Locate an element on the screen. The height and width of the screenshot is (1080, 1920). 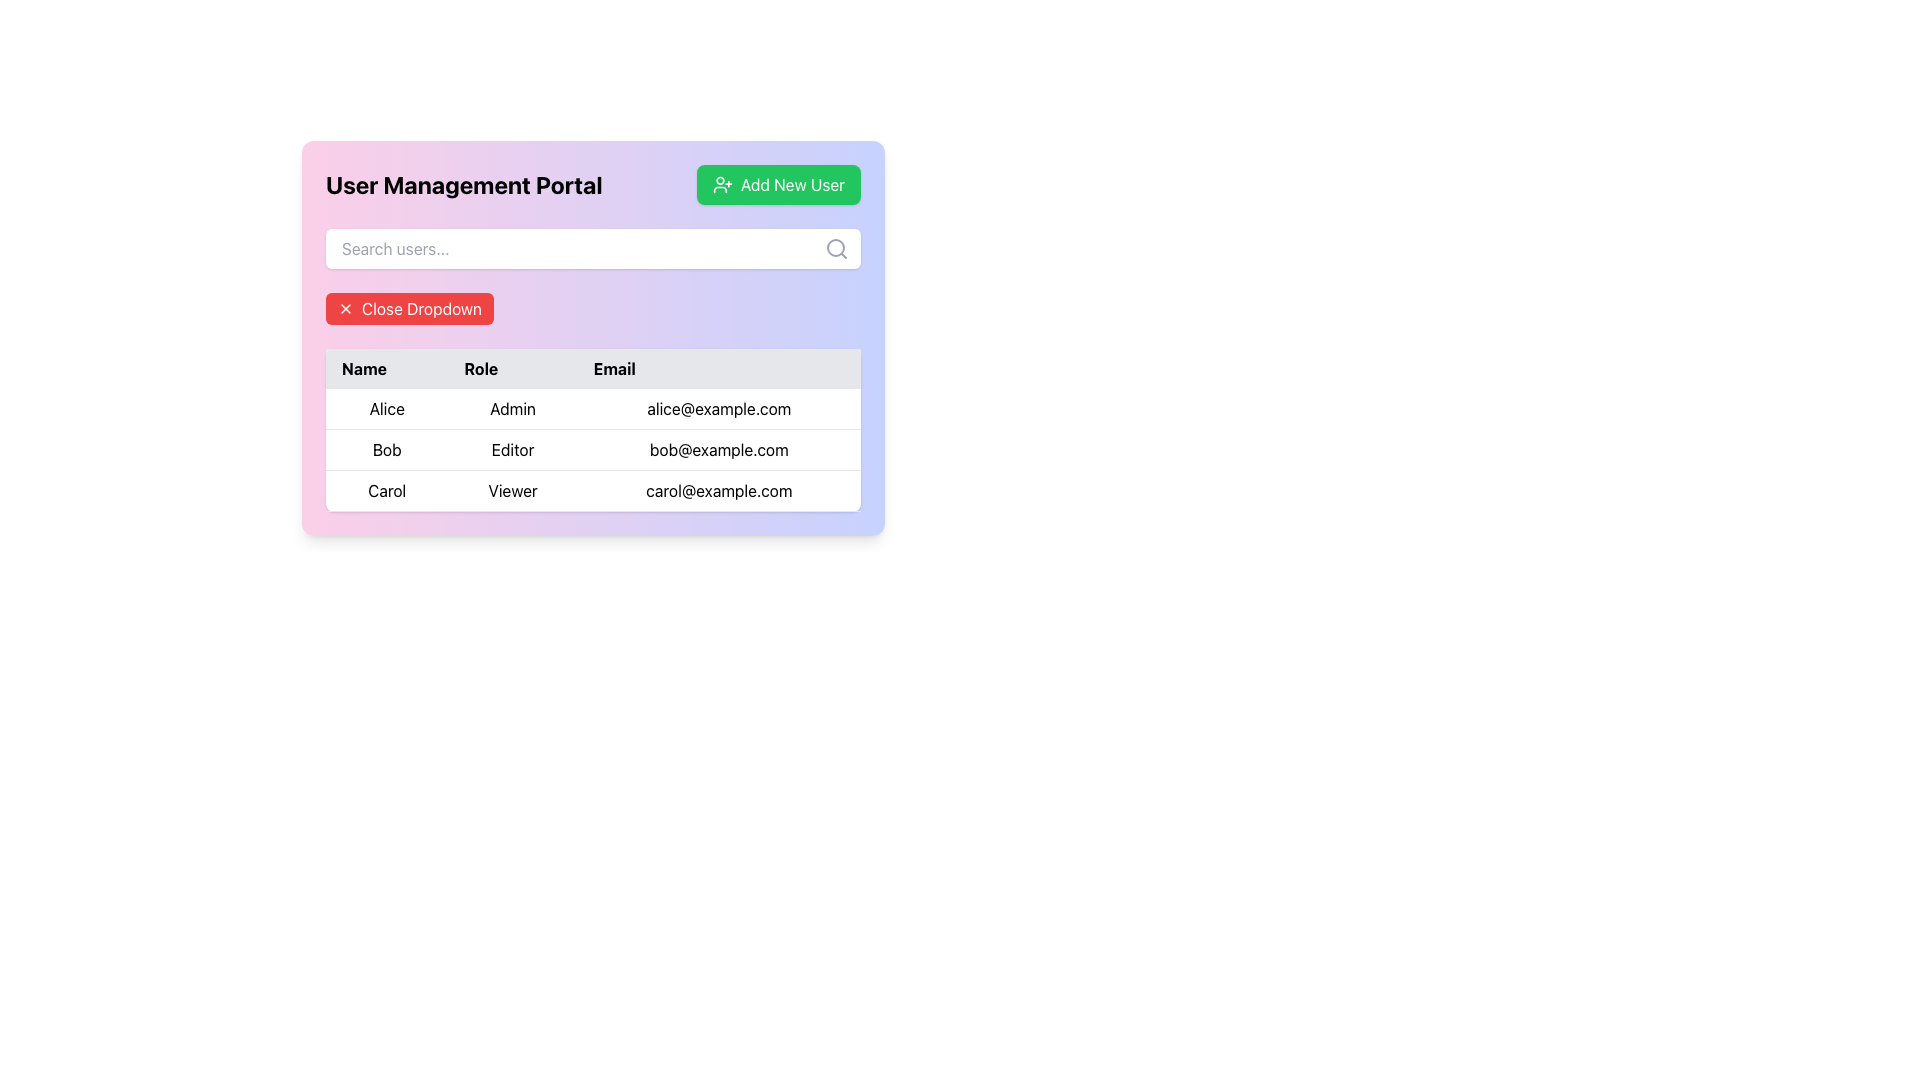
the Circle SVG element that is part of a search icon, located at the right-hand side of the search bar is located at coordinates (835, 246).